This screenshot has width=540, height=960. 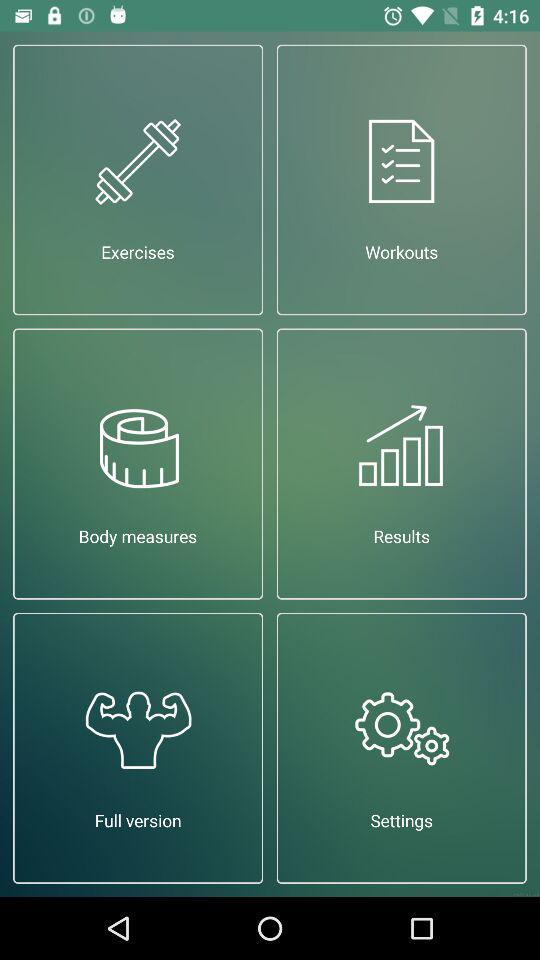 I want to click on the app above full version app, so click(x=137, y=464).